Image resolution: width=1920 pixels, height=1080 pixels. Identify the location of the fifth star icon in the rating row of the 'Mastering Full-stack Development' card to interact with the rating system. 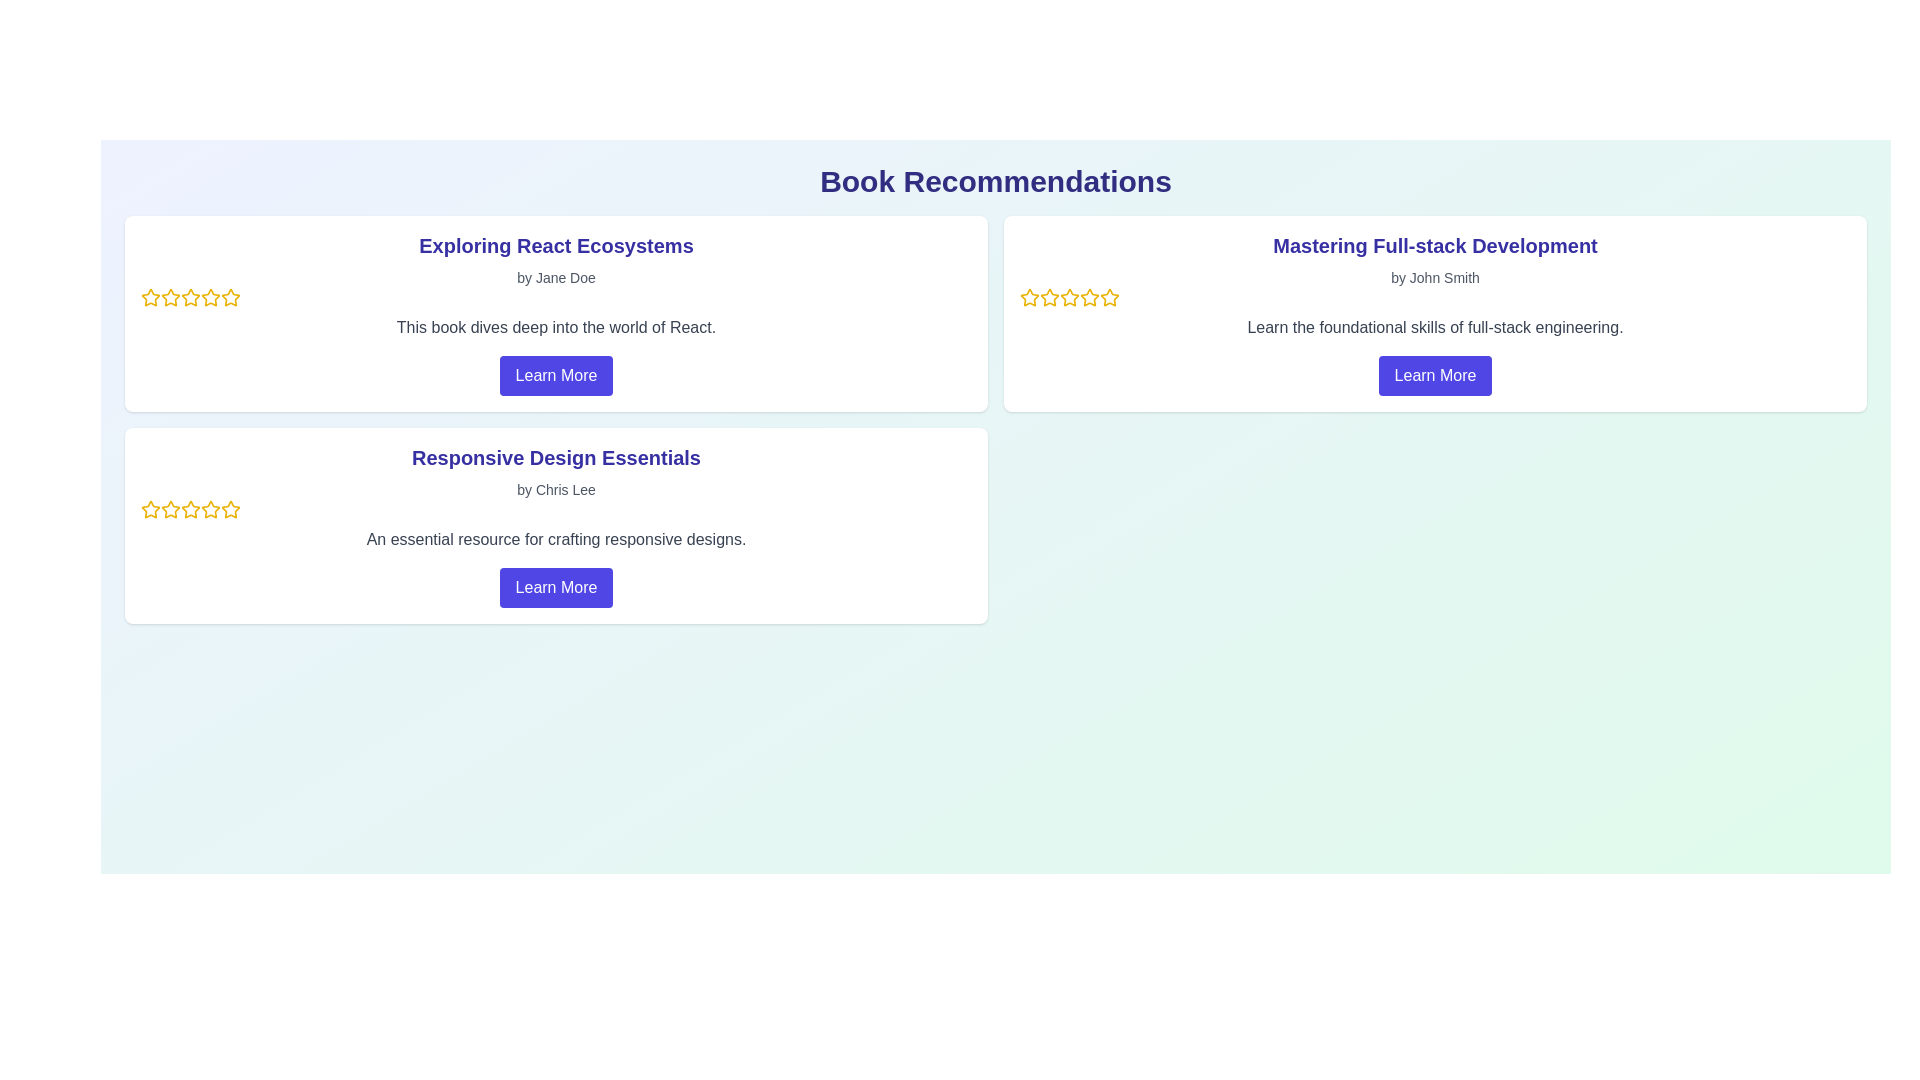
(1088, 297).